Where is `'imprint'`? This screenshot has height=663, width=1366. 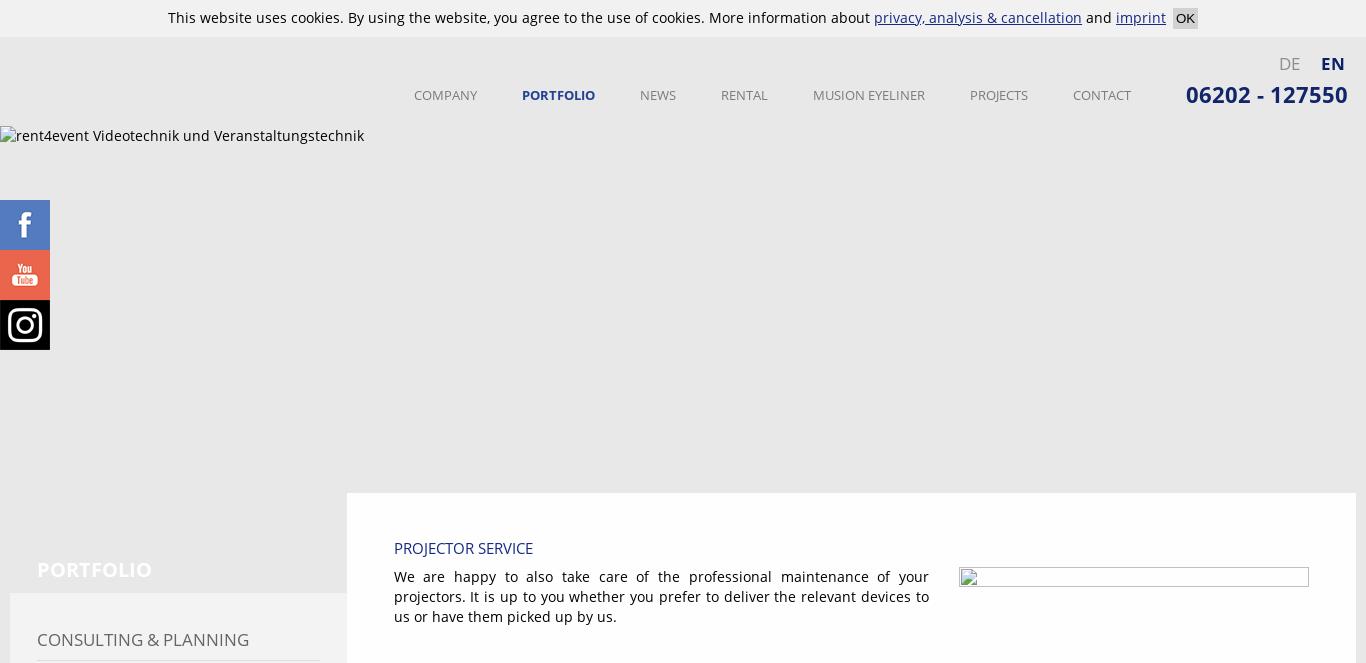
'imprint' is located at coordinates (1141, 17).